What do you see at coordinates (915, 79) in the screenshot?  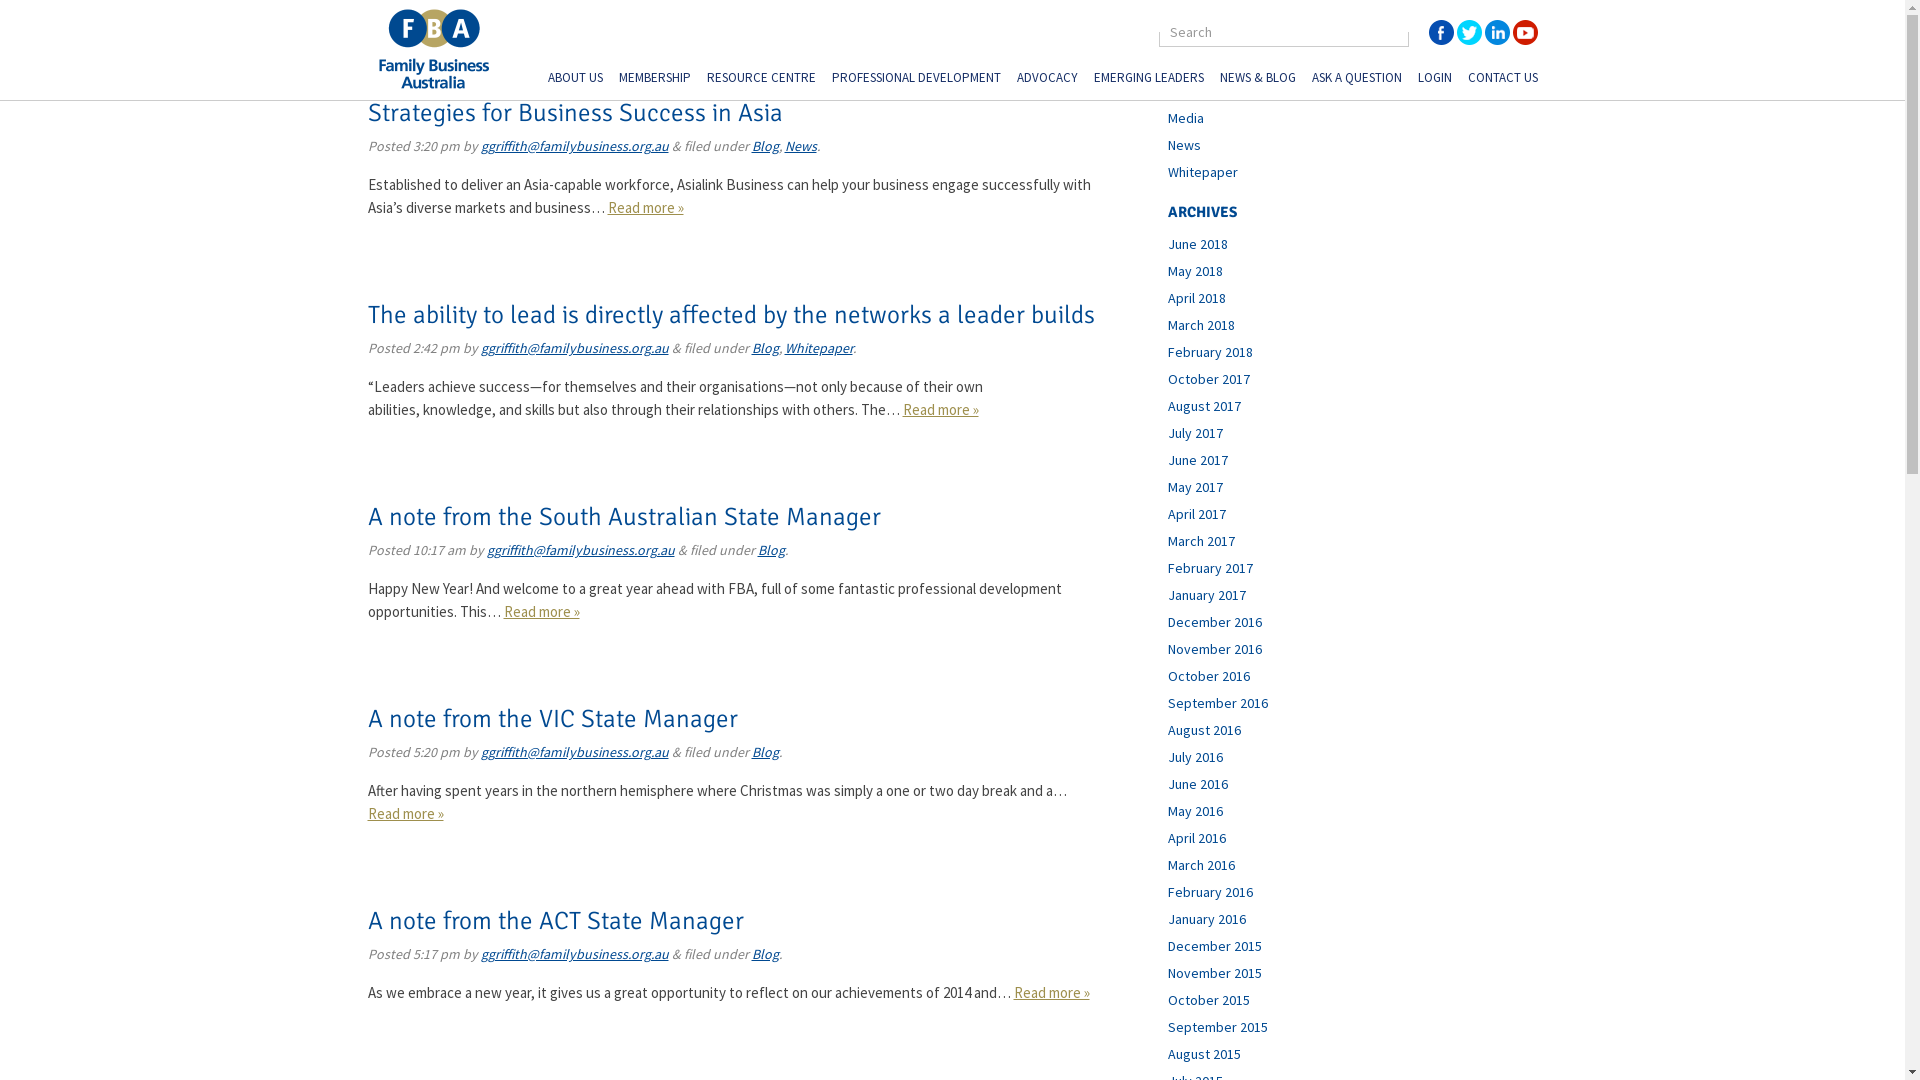 I see `'PROFESSIONAL DEVELOPMENT'` at bounding box center [915, 79].